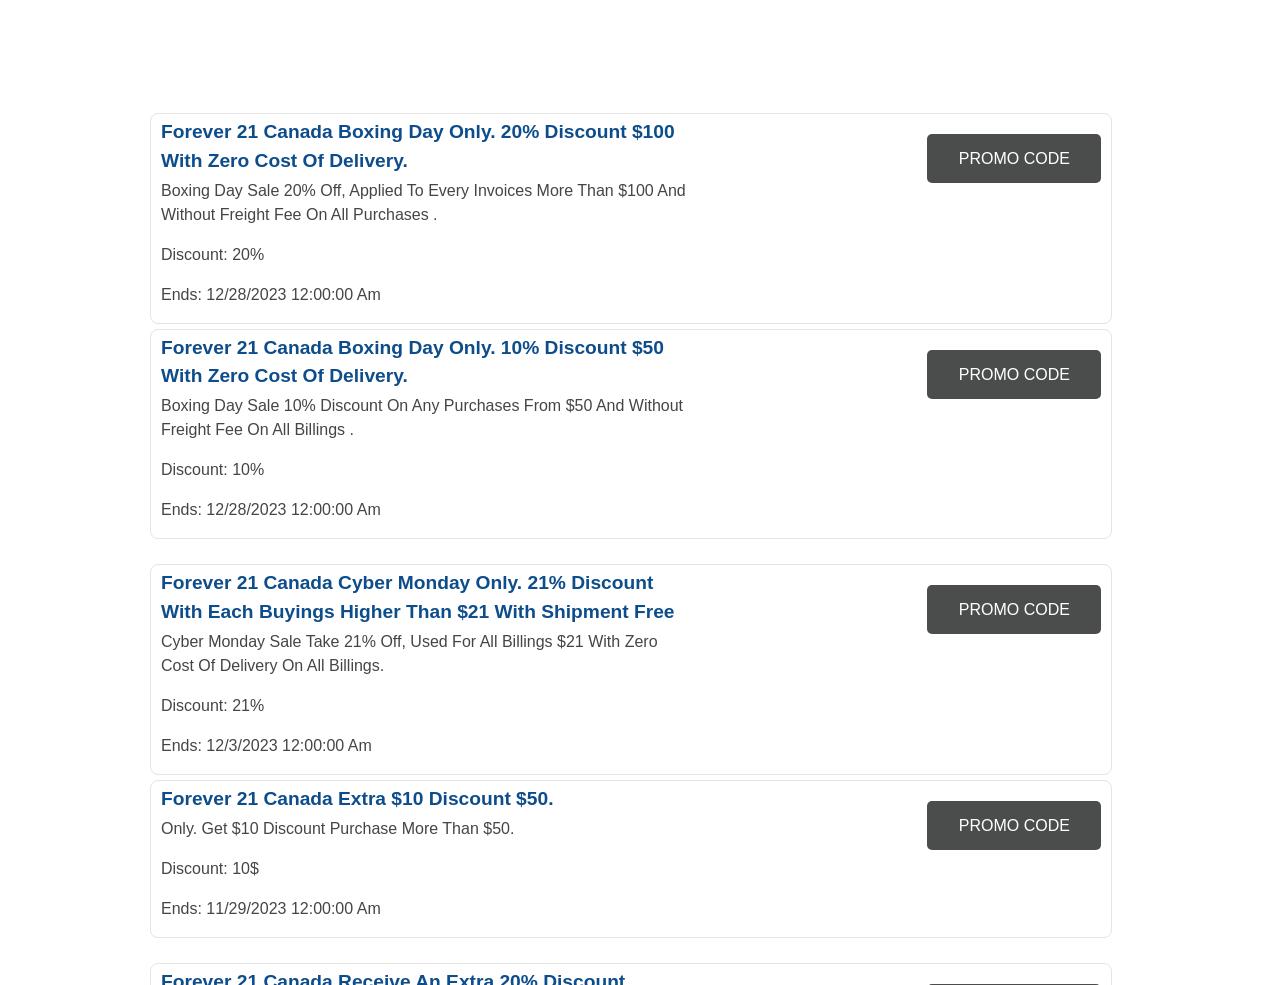 The height and width of the screenshot is (985, 1280). What do you see at coordinates (337, 826) in the screenshot?
I see `'Only. Get $10 Discount Purchase More Than $50.'` at bounding box center [337, 826].